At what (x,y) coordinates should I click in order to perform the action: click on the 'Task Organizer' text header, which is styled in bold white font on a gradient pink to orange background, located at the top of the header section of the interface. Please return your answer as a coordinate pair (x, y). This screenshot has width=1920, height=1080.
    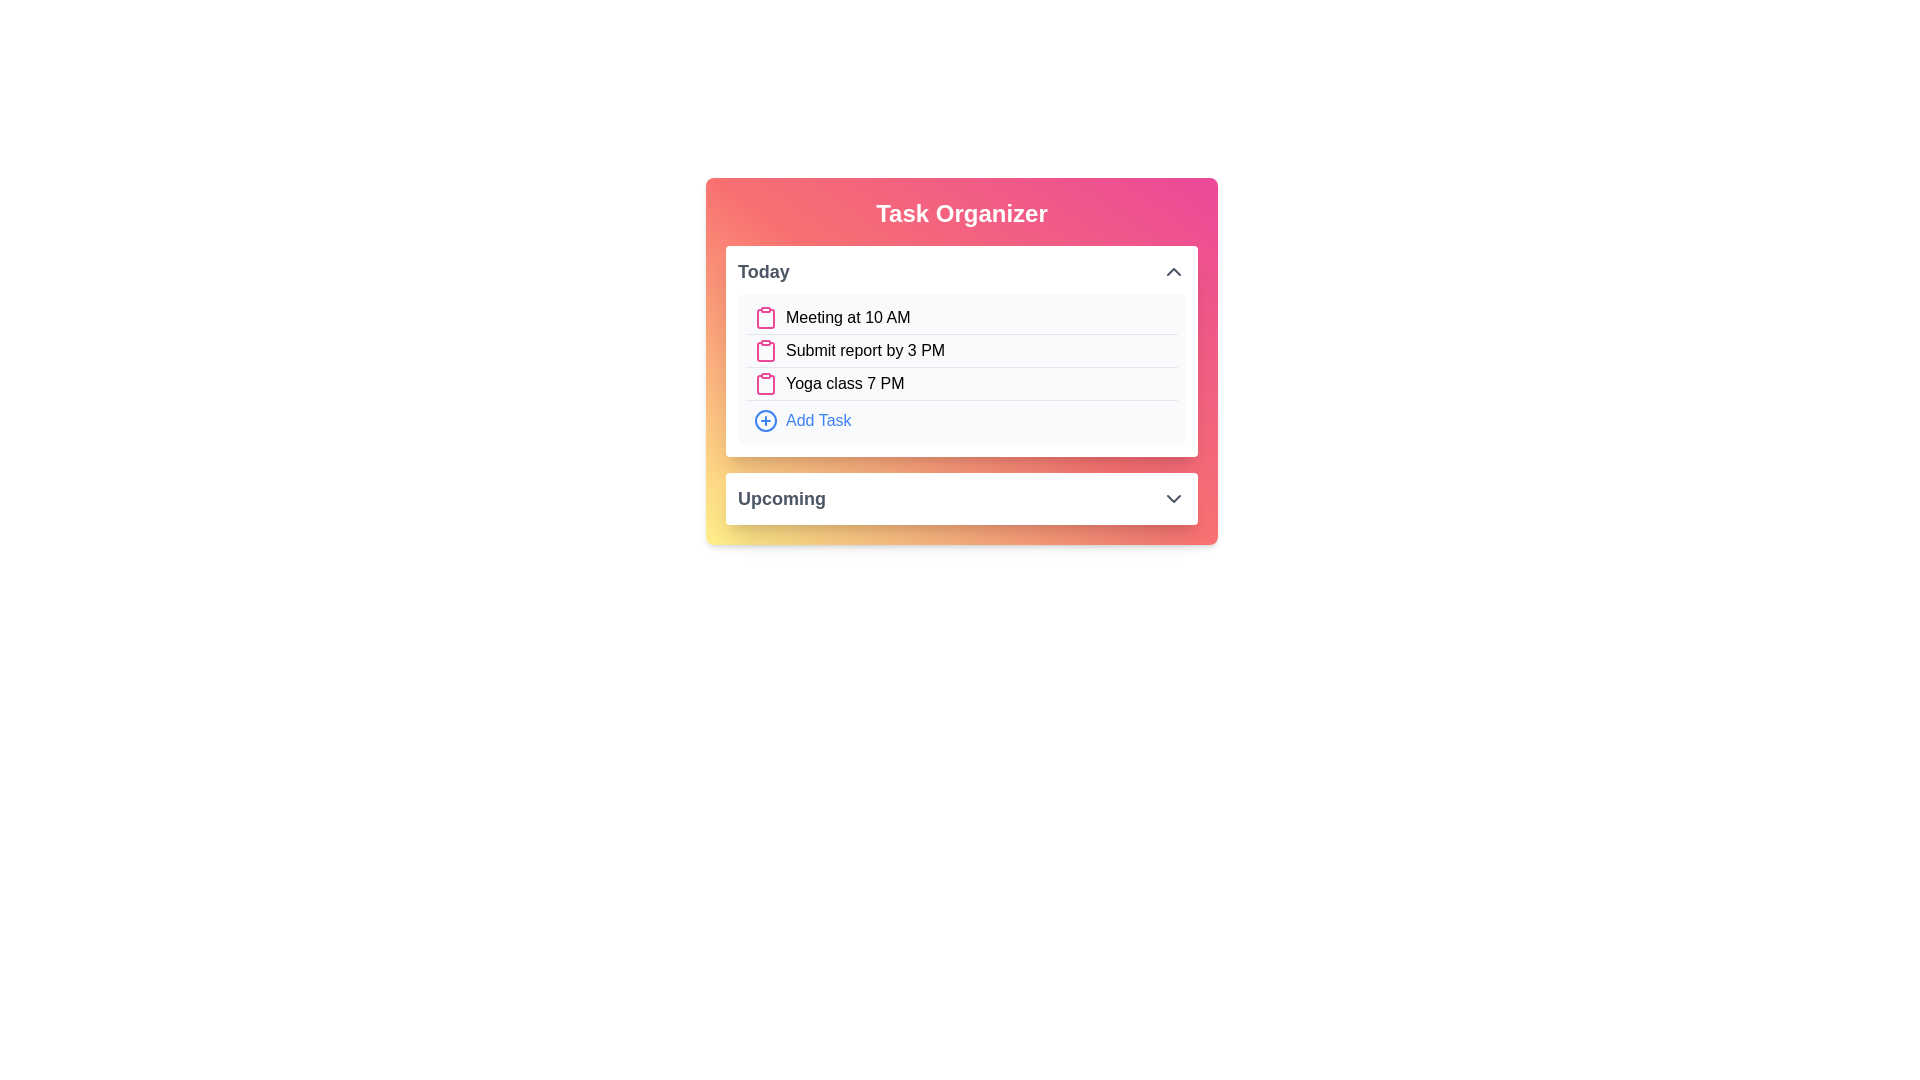
    Looking at the image, I should click on (961, 213).